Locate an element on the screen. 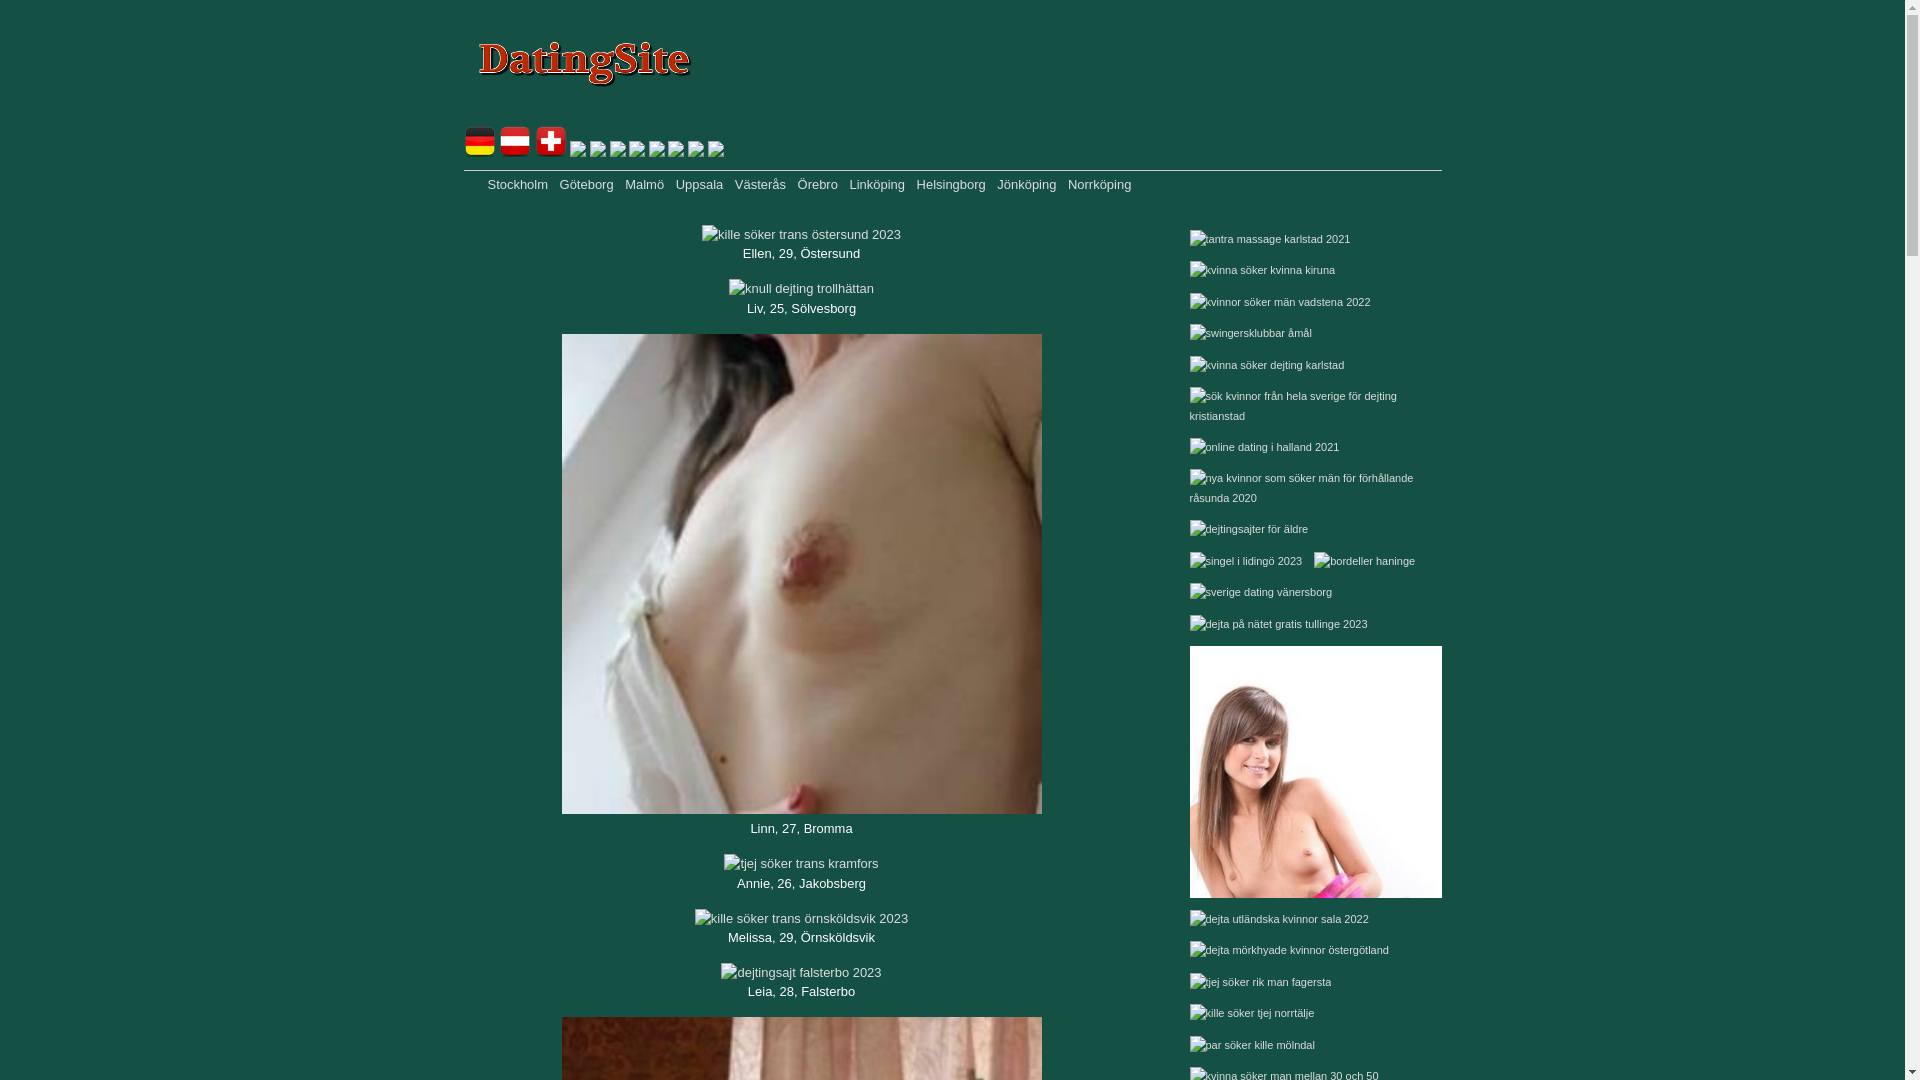 This screenshot has width=1920, height=1080. 'Helsingborg' is located at coordinates (950, 184).